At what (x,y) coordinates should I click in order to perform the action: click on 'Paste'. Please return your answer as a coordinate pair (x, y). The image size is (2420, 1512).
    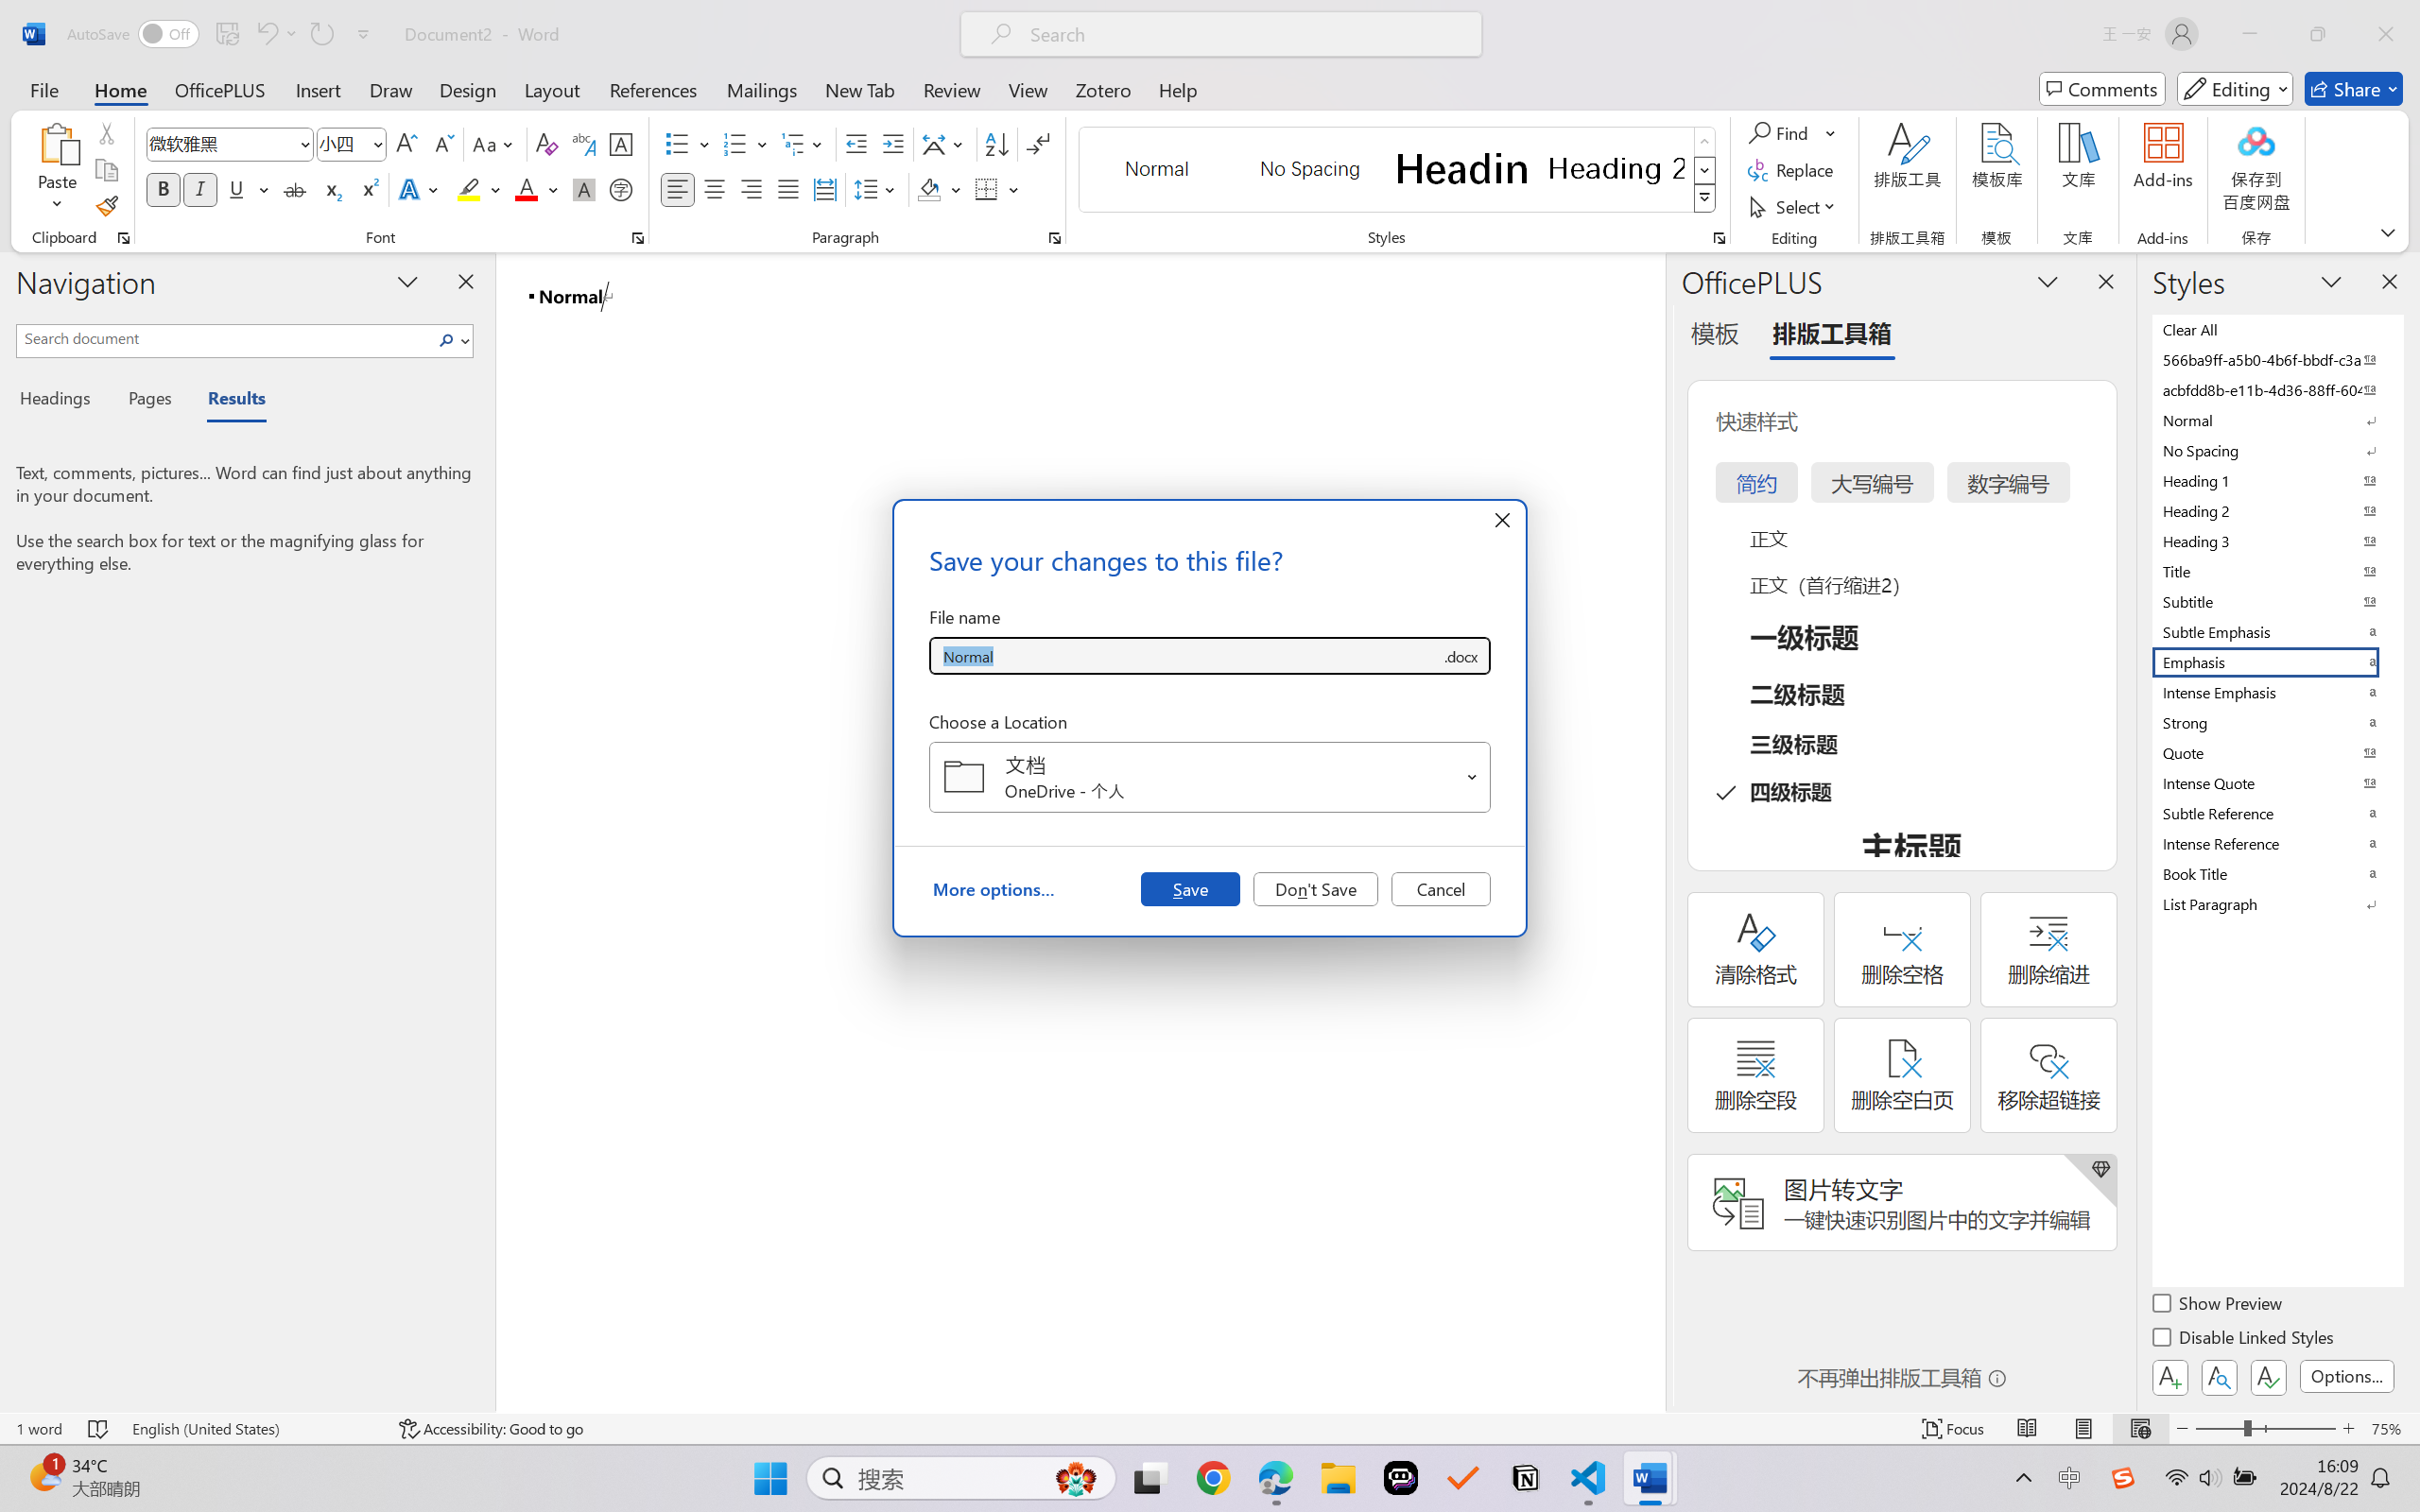
    Looking at the image, I should click on (57, 170).